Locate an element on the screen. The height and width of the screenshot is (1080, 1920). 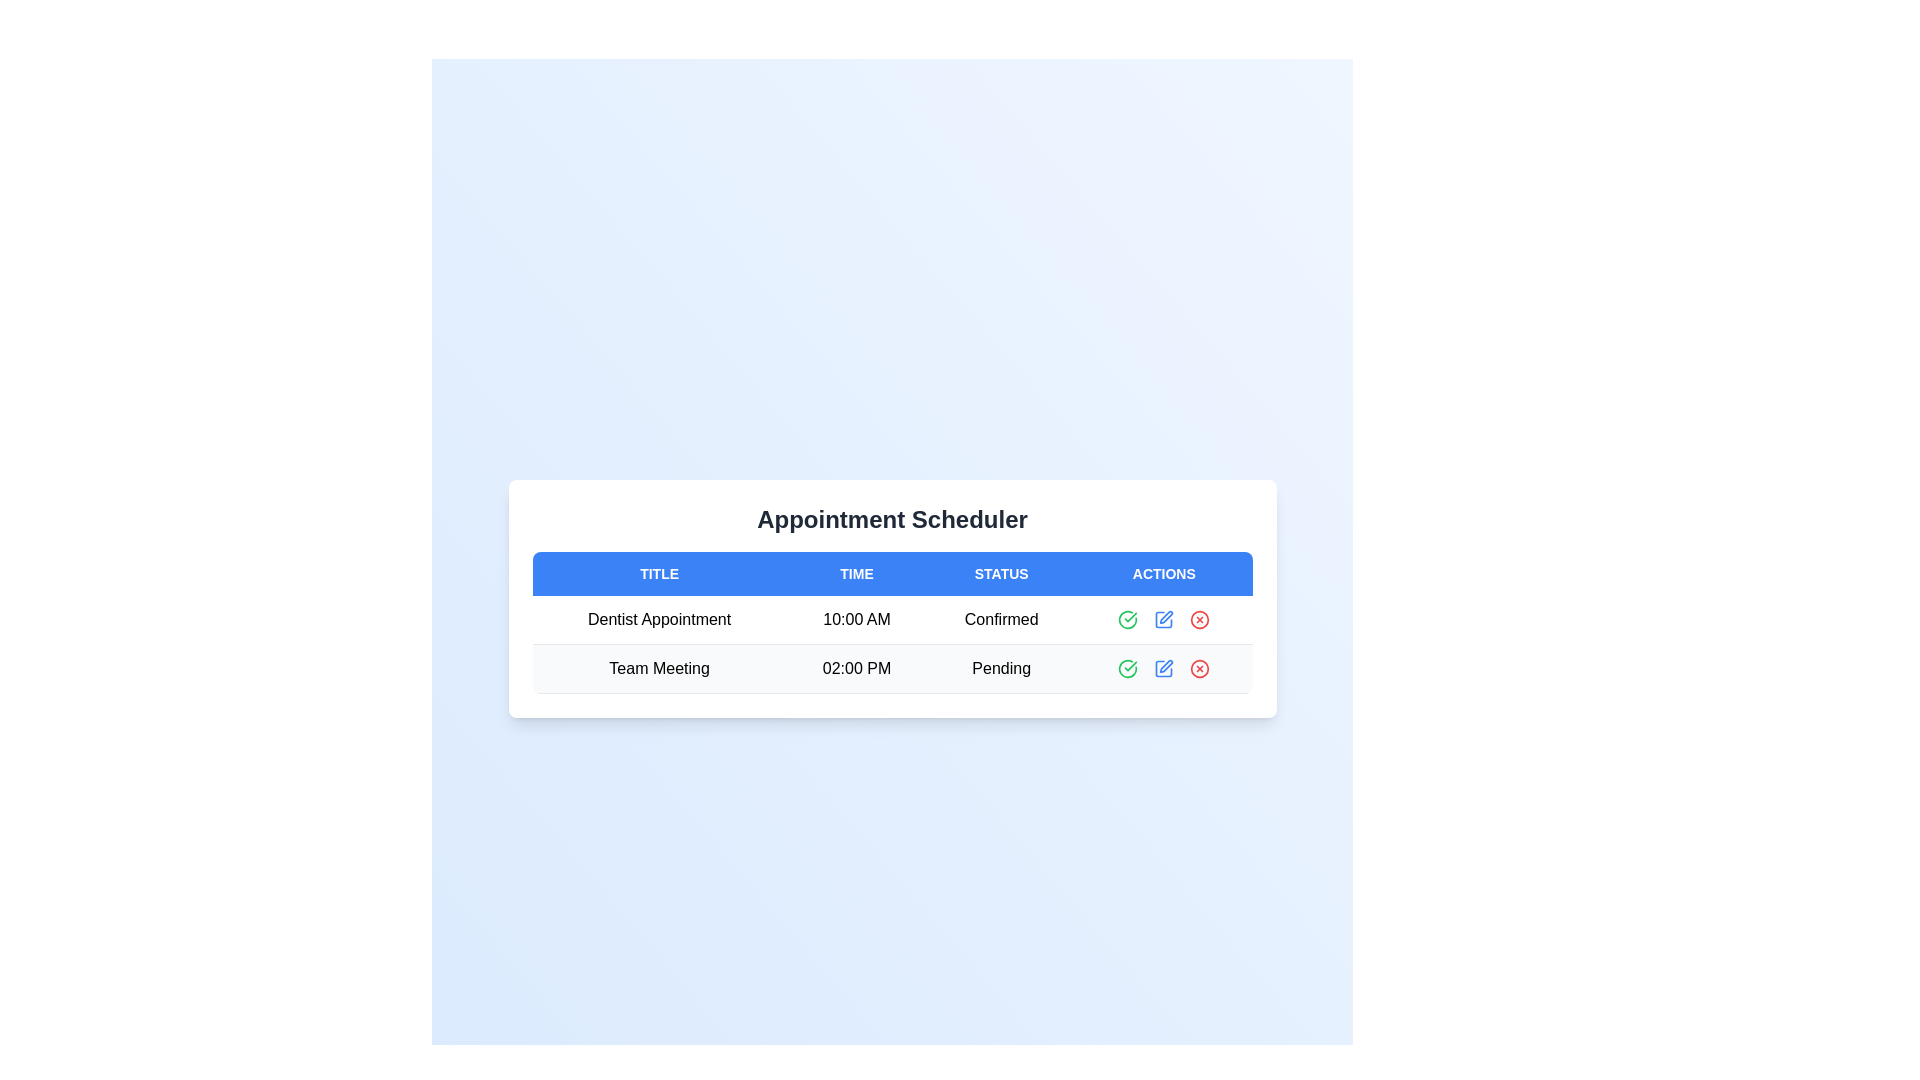
the text label with the blue background and white uppercase text reading 'TITLE', which is the first column header in the structured table layout is located at coordinates (659, 574).